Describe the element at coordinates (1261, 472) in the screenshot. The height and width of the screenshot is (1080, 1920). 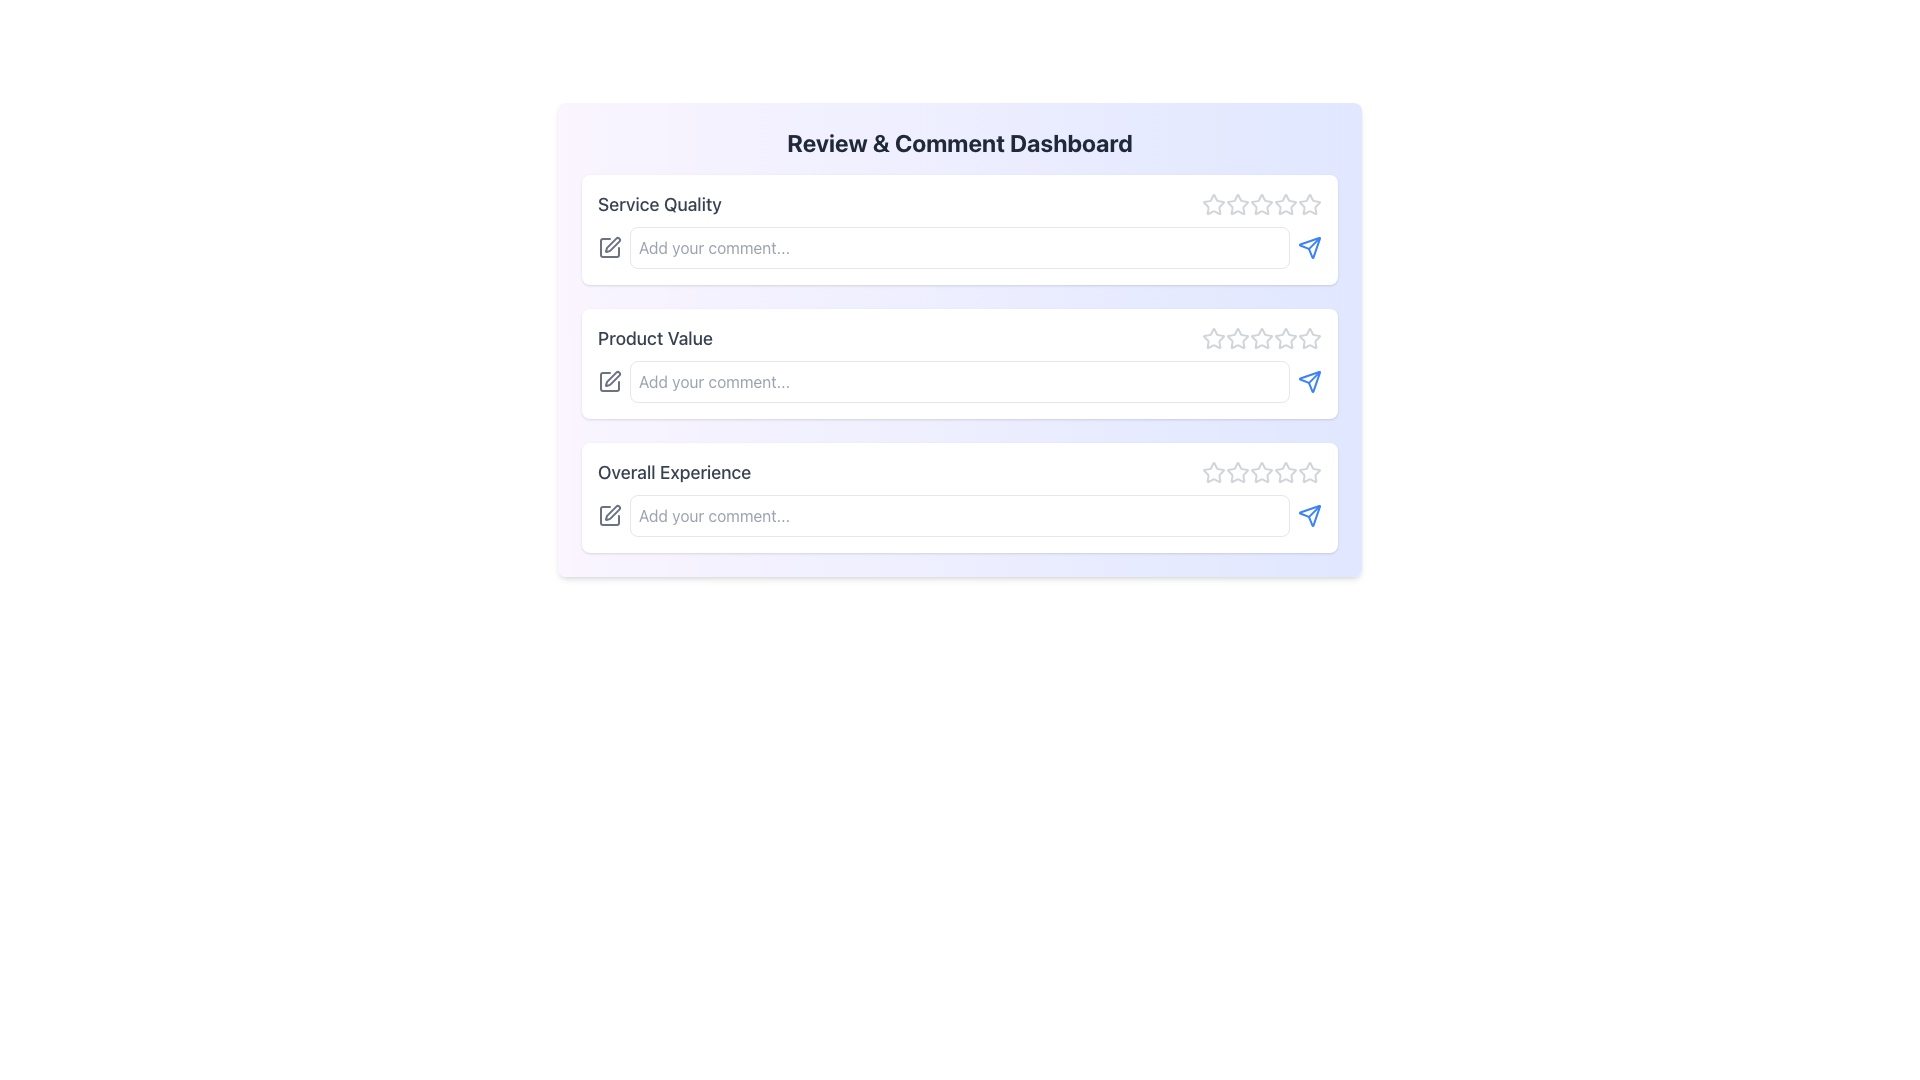
I see `the fourth star icon in the rating section under 'Overall Experience'` at that location.